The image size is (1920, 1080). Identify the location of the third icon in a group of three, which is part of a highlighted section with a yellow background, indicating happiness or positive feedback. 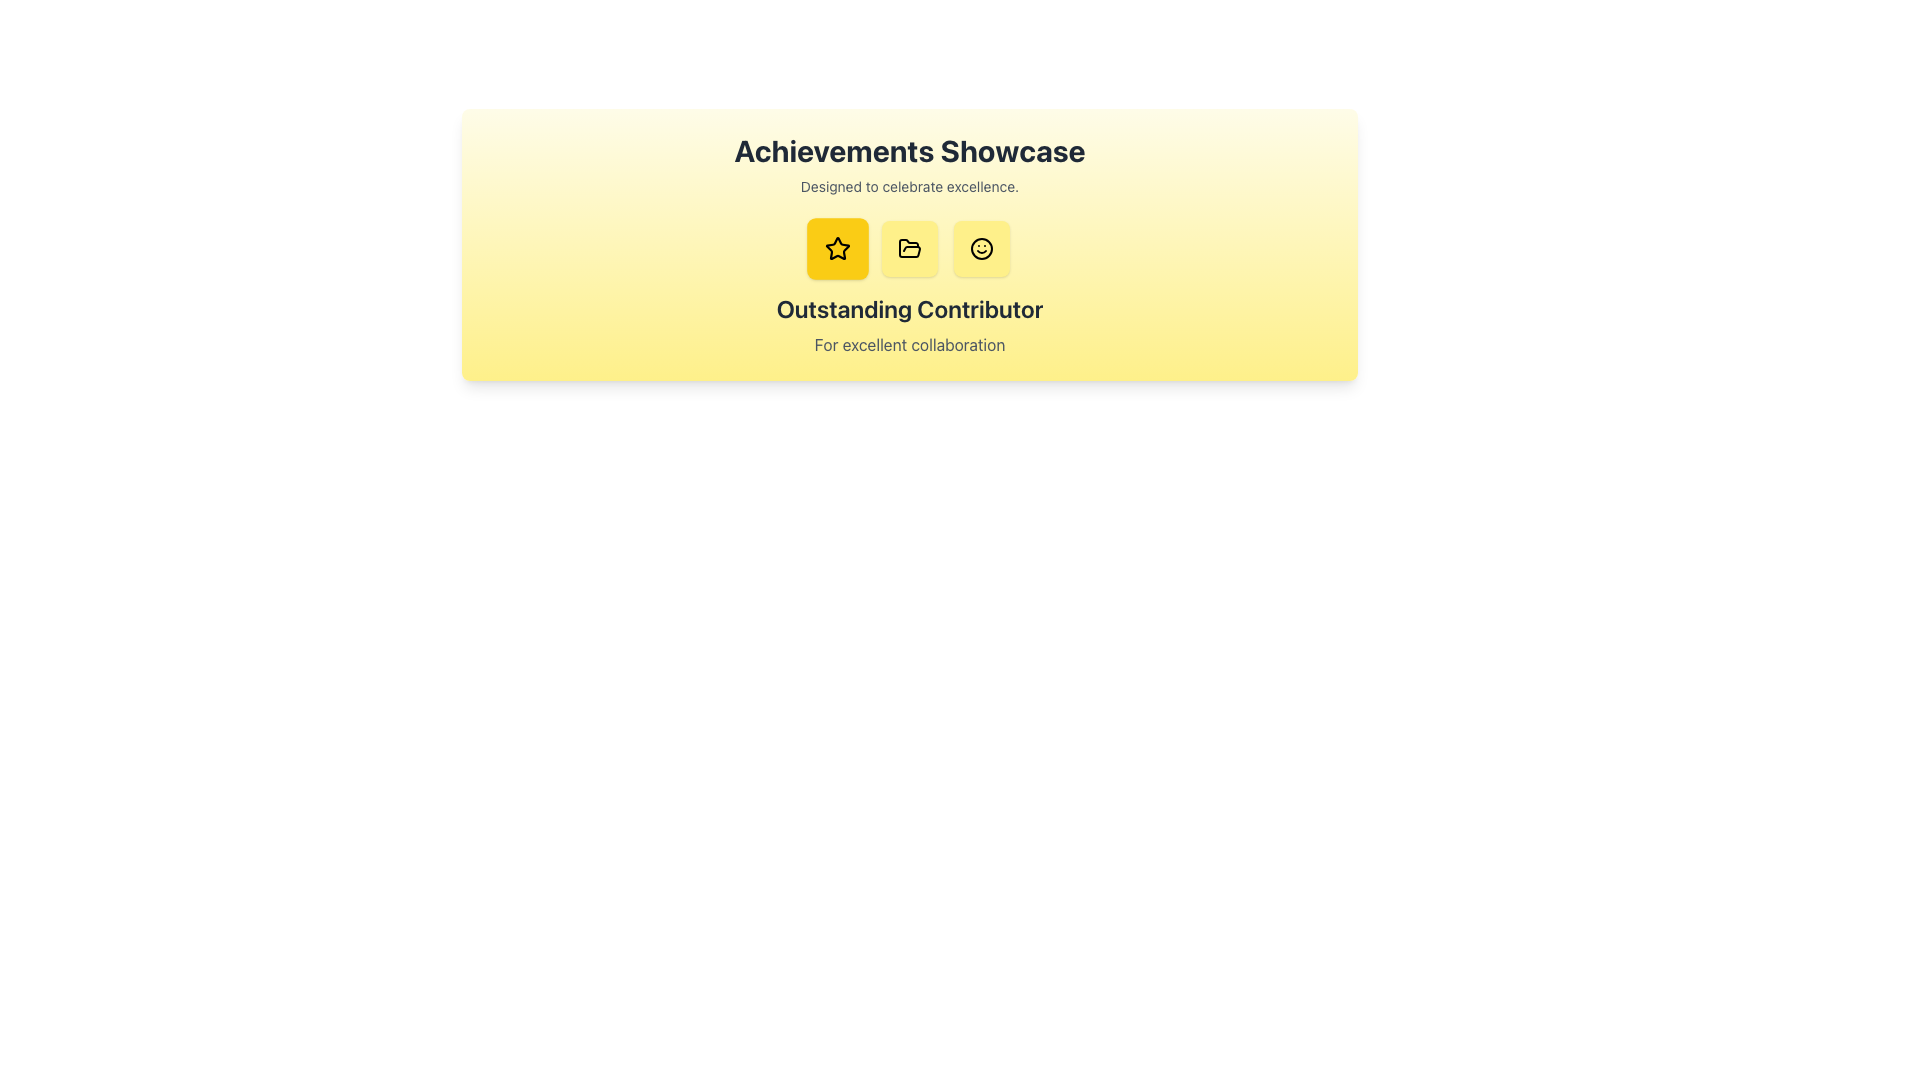
(982, 248).